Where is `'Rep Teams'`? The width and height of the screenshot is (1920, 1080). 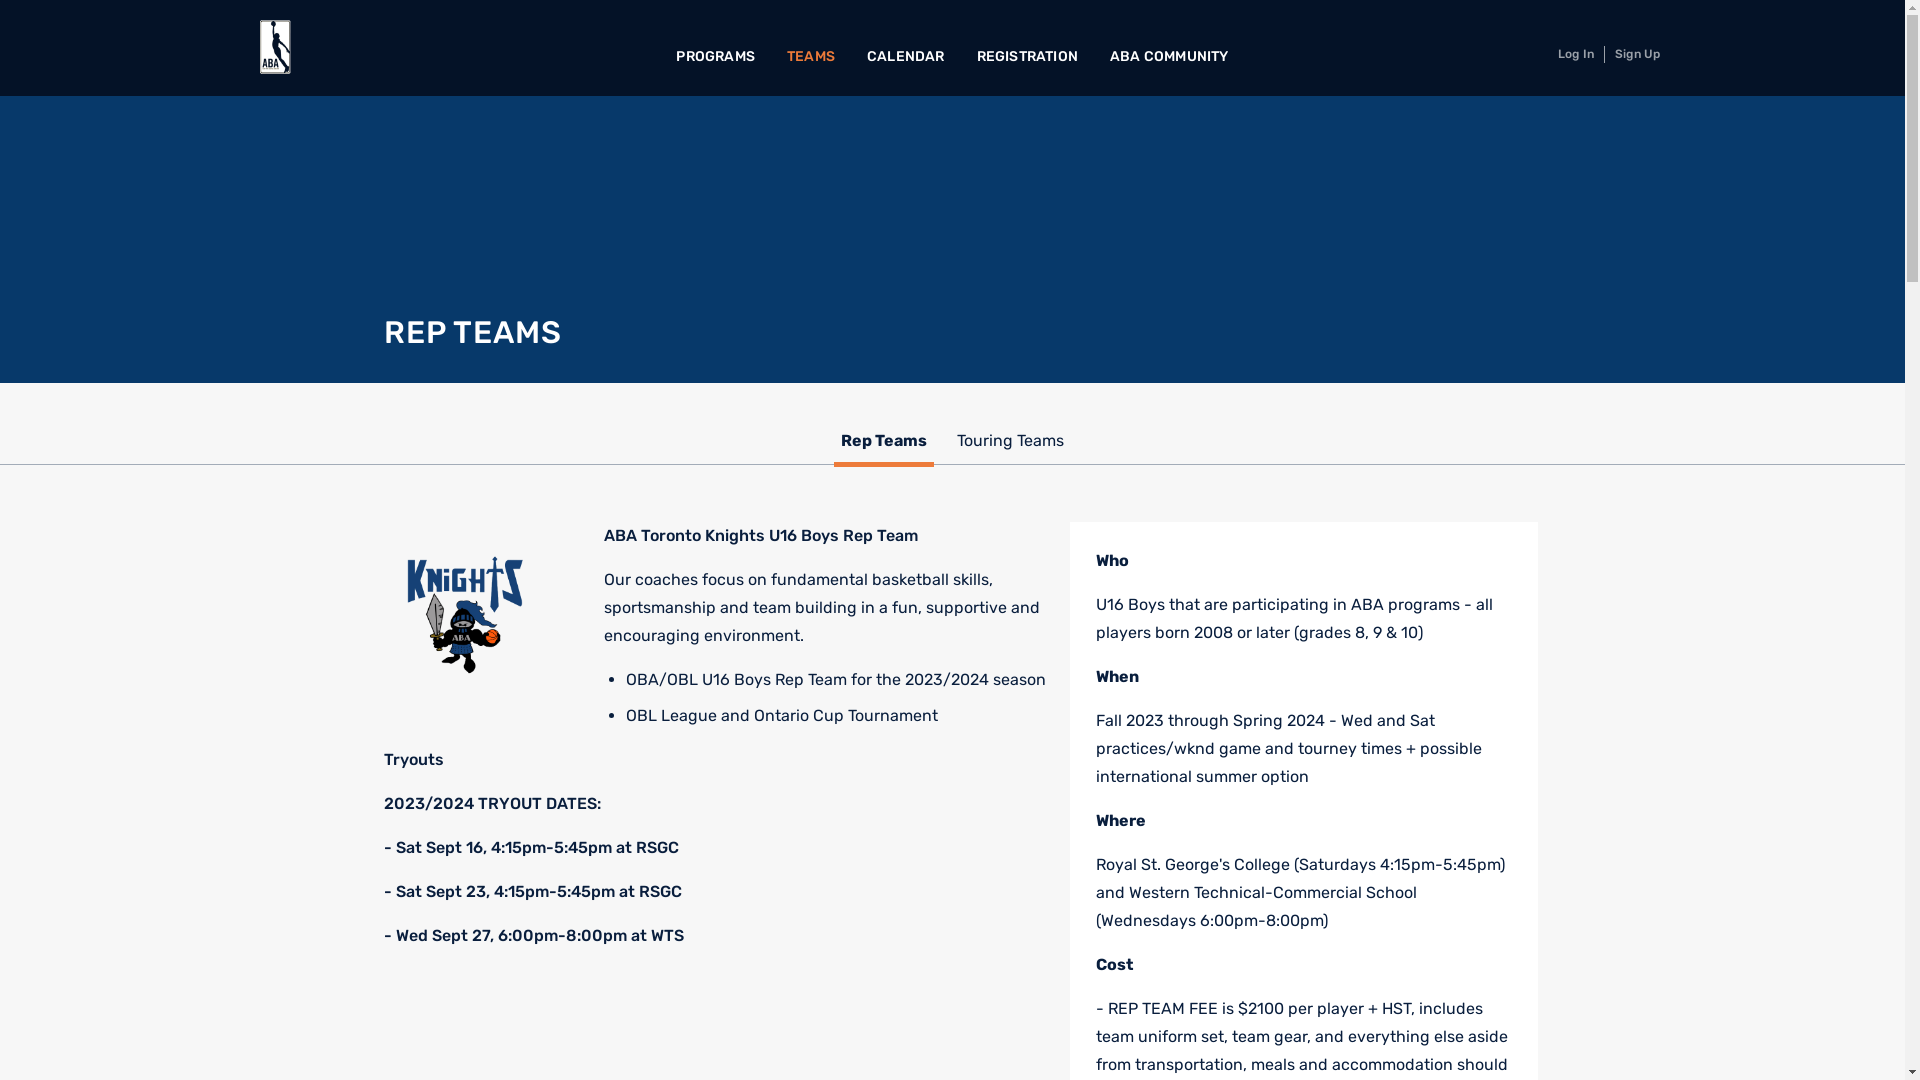
'Rep Teams' is located at coordinates (882, 442).